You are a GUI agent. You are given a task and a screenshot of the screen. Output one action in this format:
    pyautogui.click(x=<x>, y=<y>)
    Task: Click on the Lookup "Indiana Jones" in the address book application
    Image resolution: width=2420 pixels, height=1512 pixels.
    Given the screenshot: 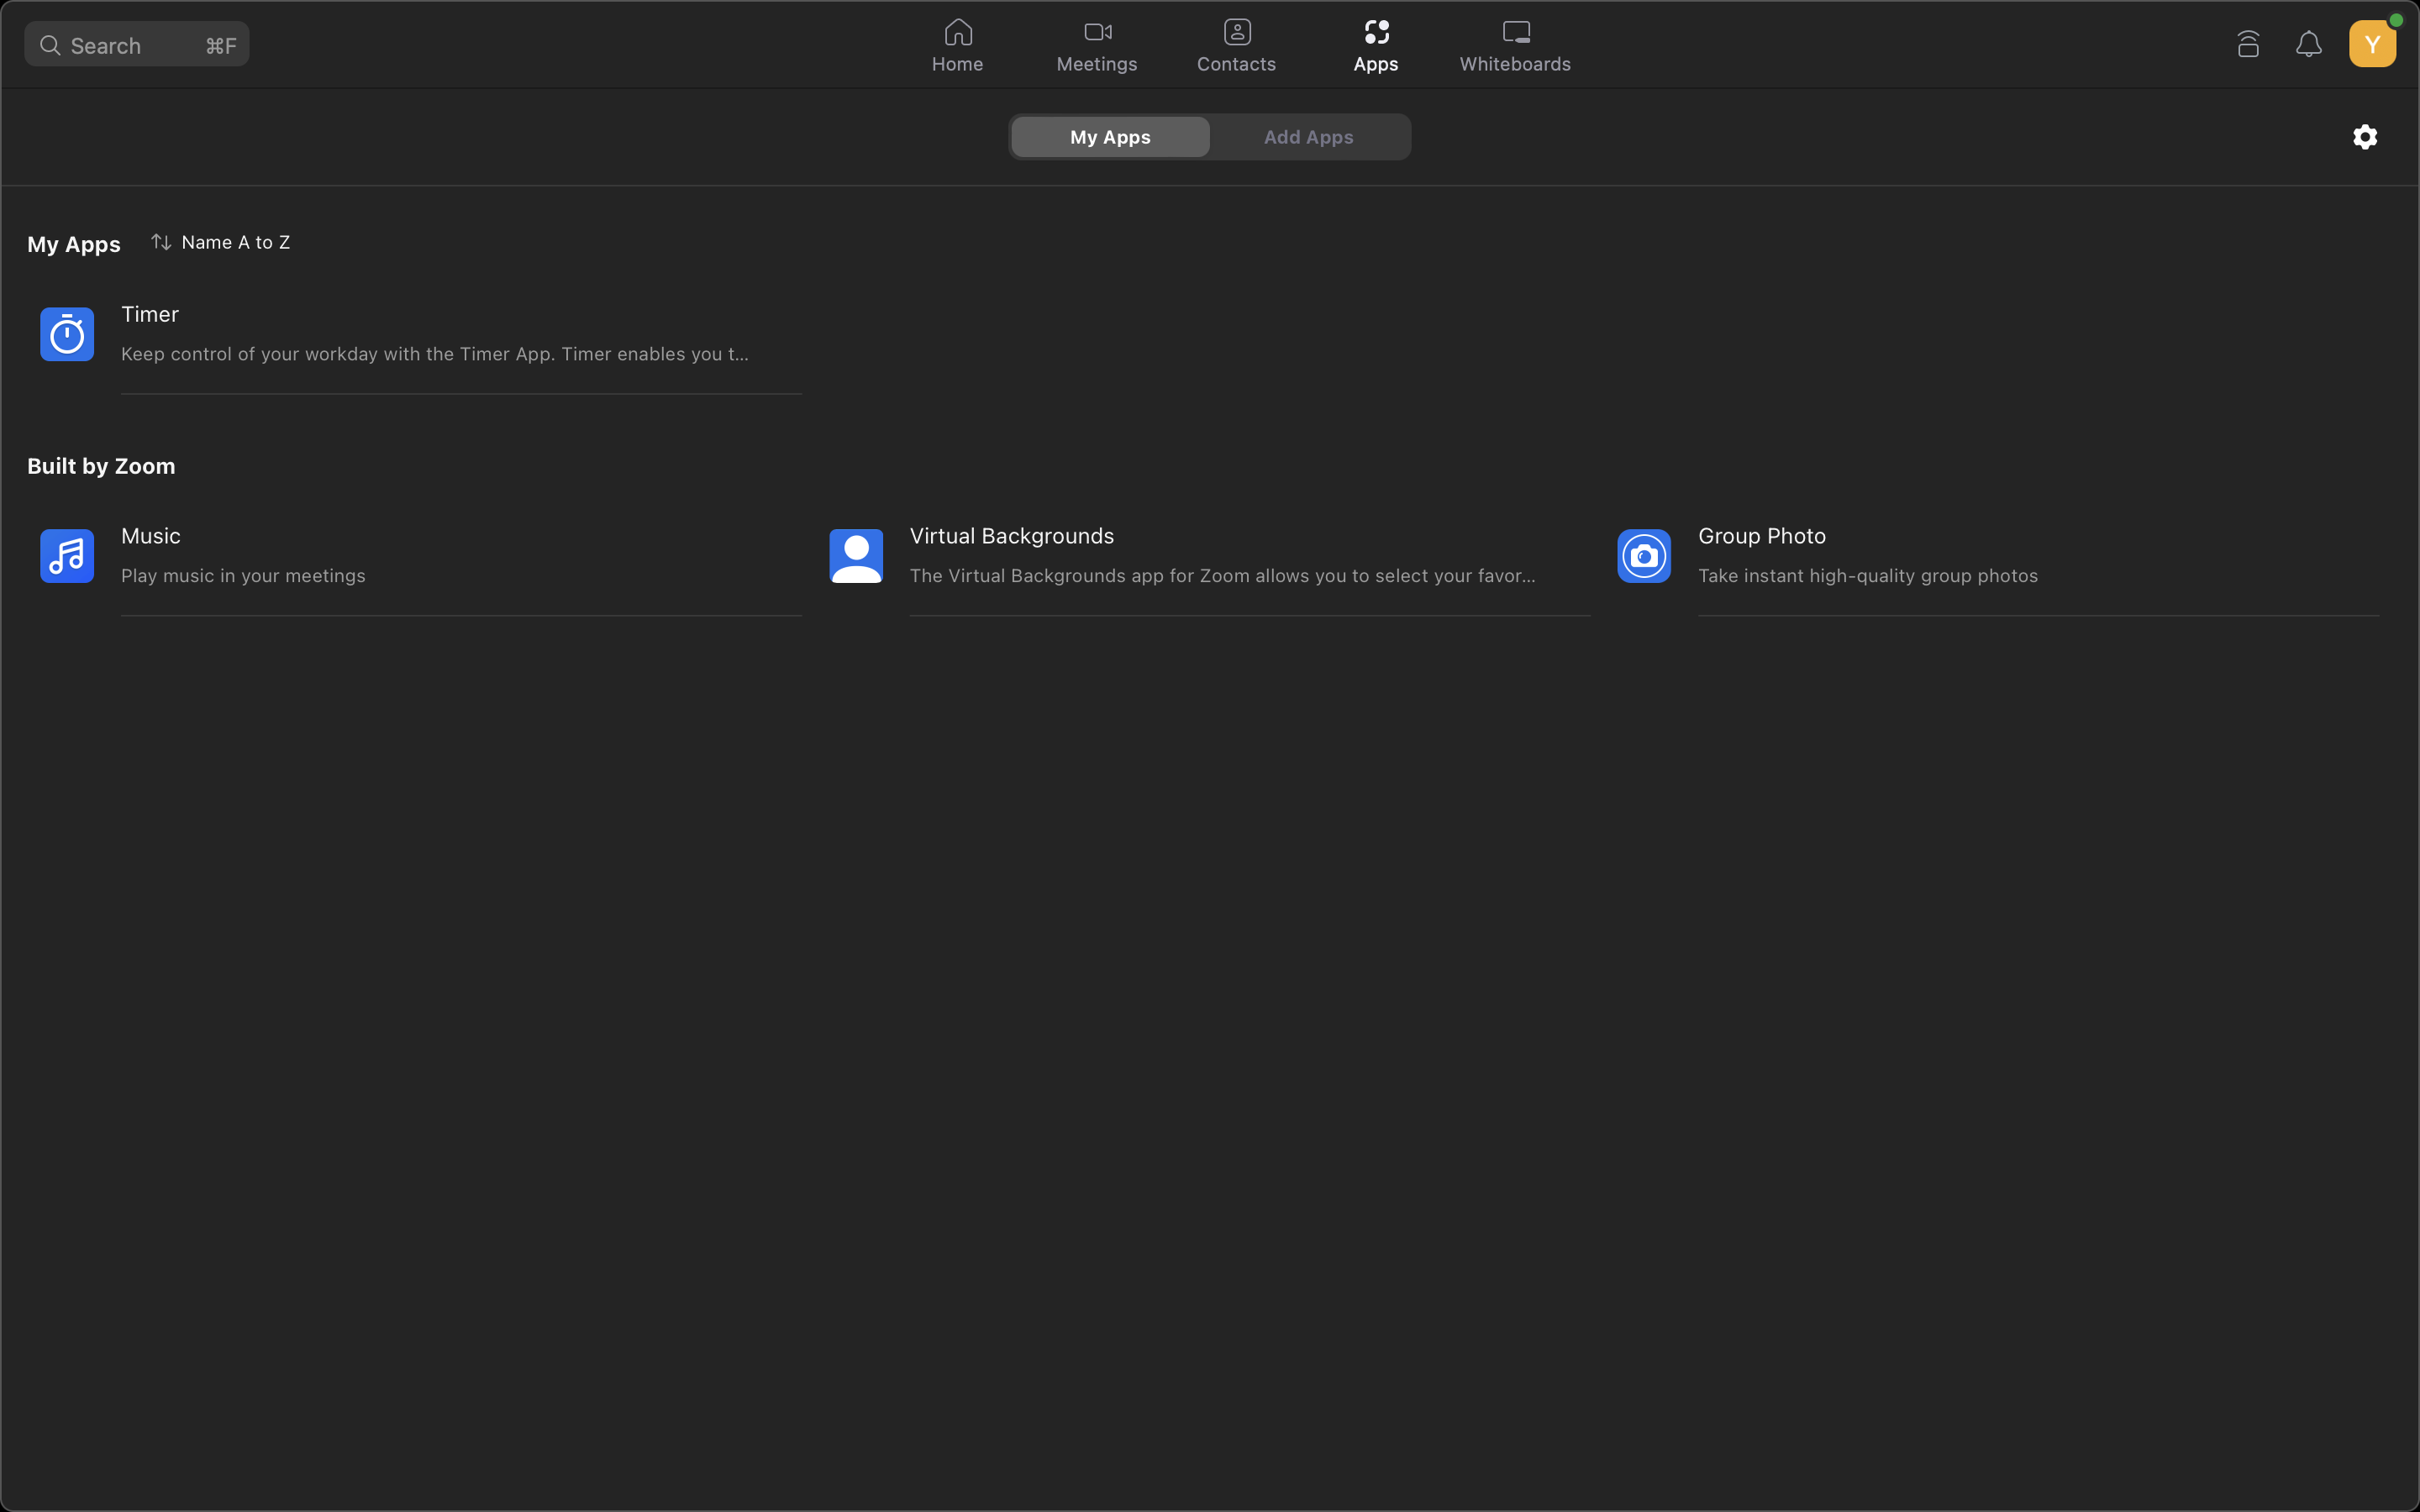 What is the action you would take?
    pyautogui.click(x=1235, y=46)
    